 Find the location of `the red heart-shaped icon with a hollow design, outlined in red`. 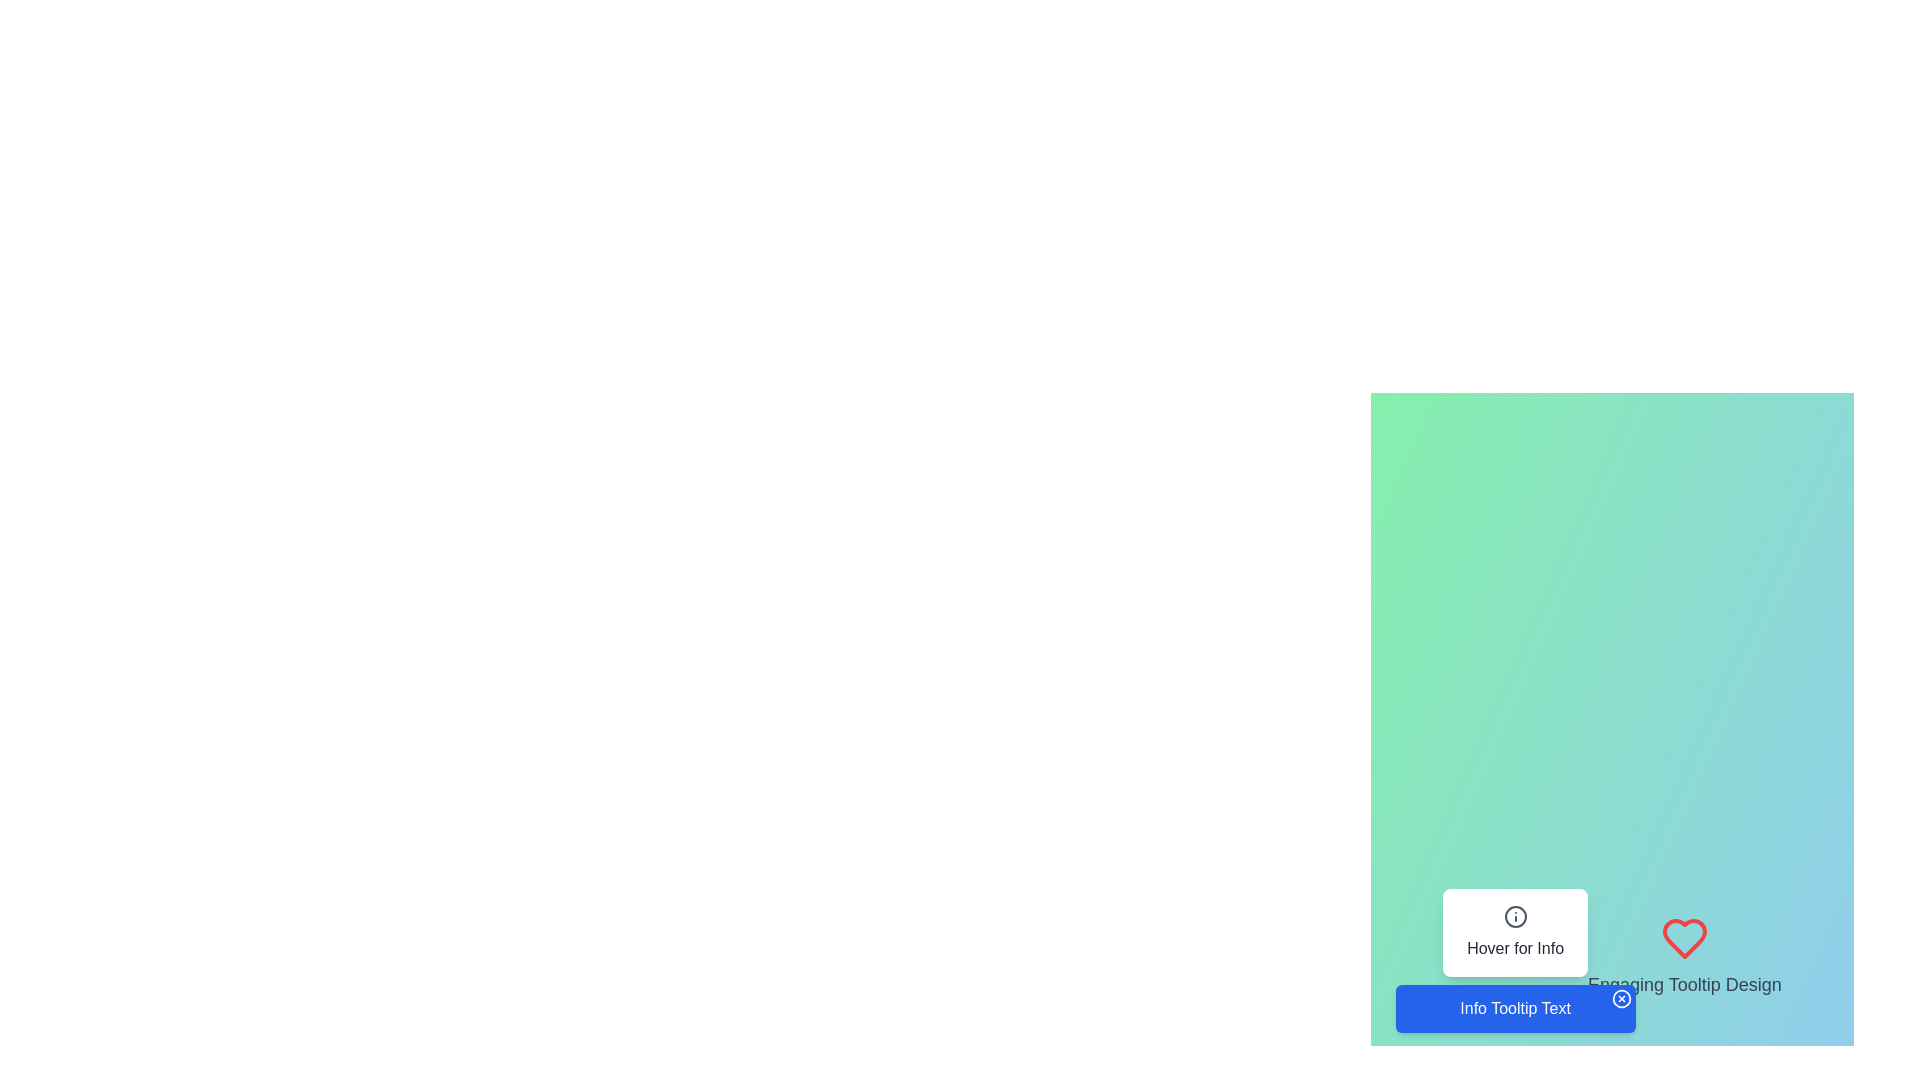

the red heart-shaped icon with a hollow design, outlined in red is located at coordinates (1683, 938).